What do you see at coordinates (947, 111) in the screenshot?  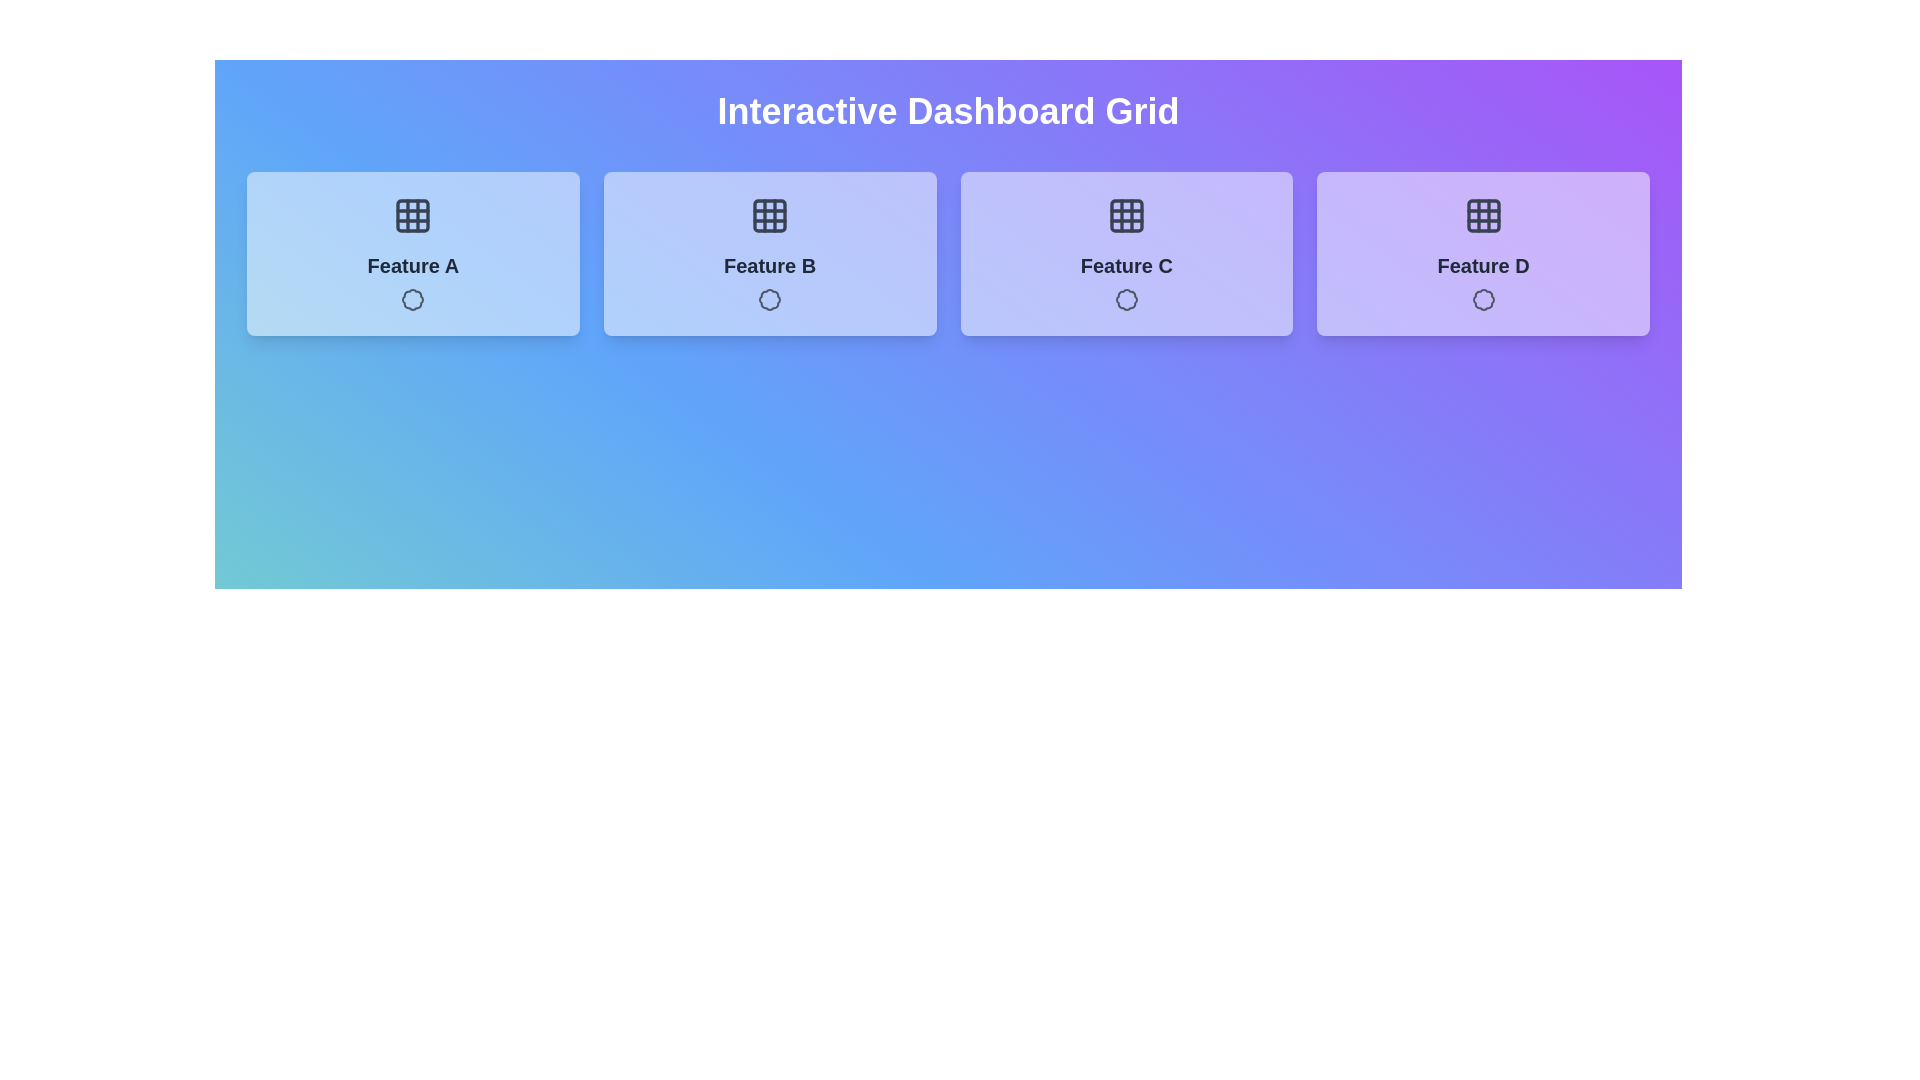 I see `header text 'Interactive Dashboard Grid', which is a bold, centered title in a large, white font against a gradient background, to understand the purpose of the interface` at bounding box center [947, 111].